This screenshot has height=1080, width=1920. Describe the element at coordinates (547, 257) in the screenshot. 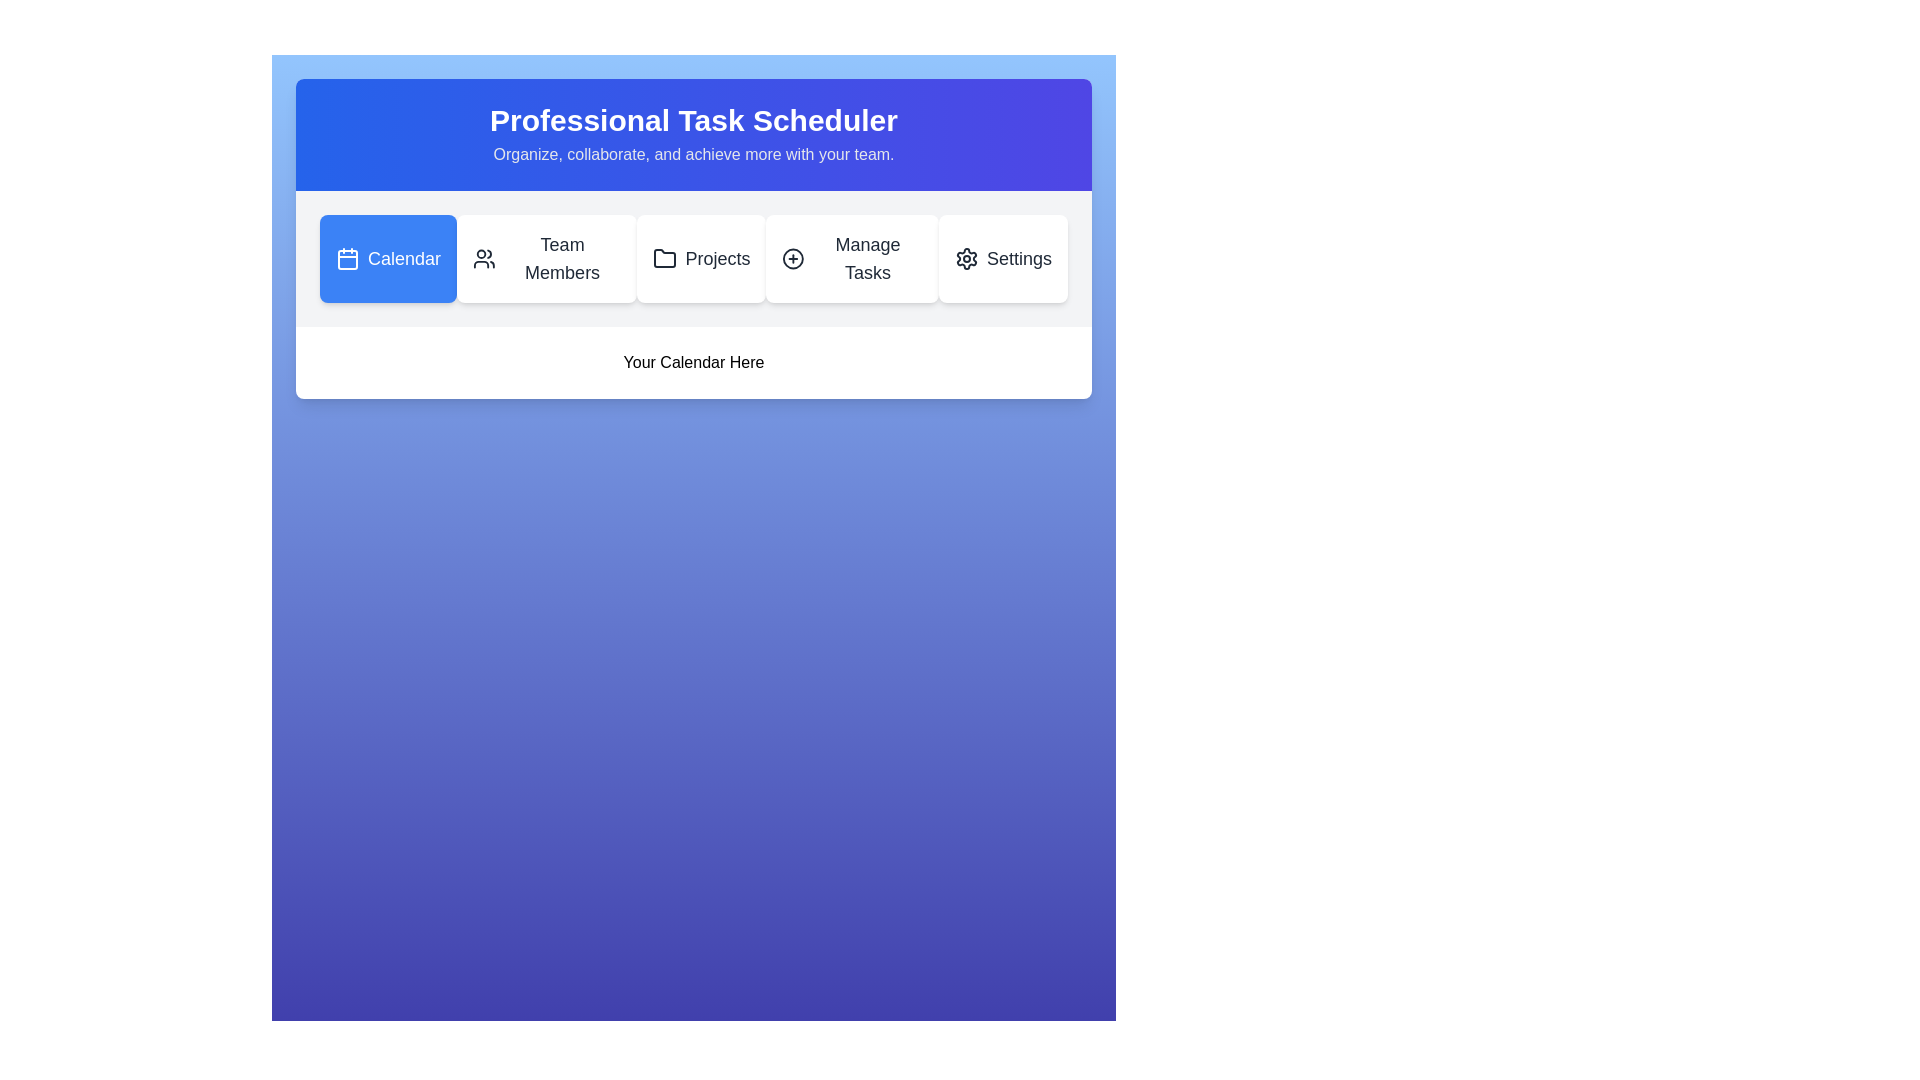

I see `the second navigation button, located between the 'Calendar' and 'Projects' buttons` at that location.